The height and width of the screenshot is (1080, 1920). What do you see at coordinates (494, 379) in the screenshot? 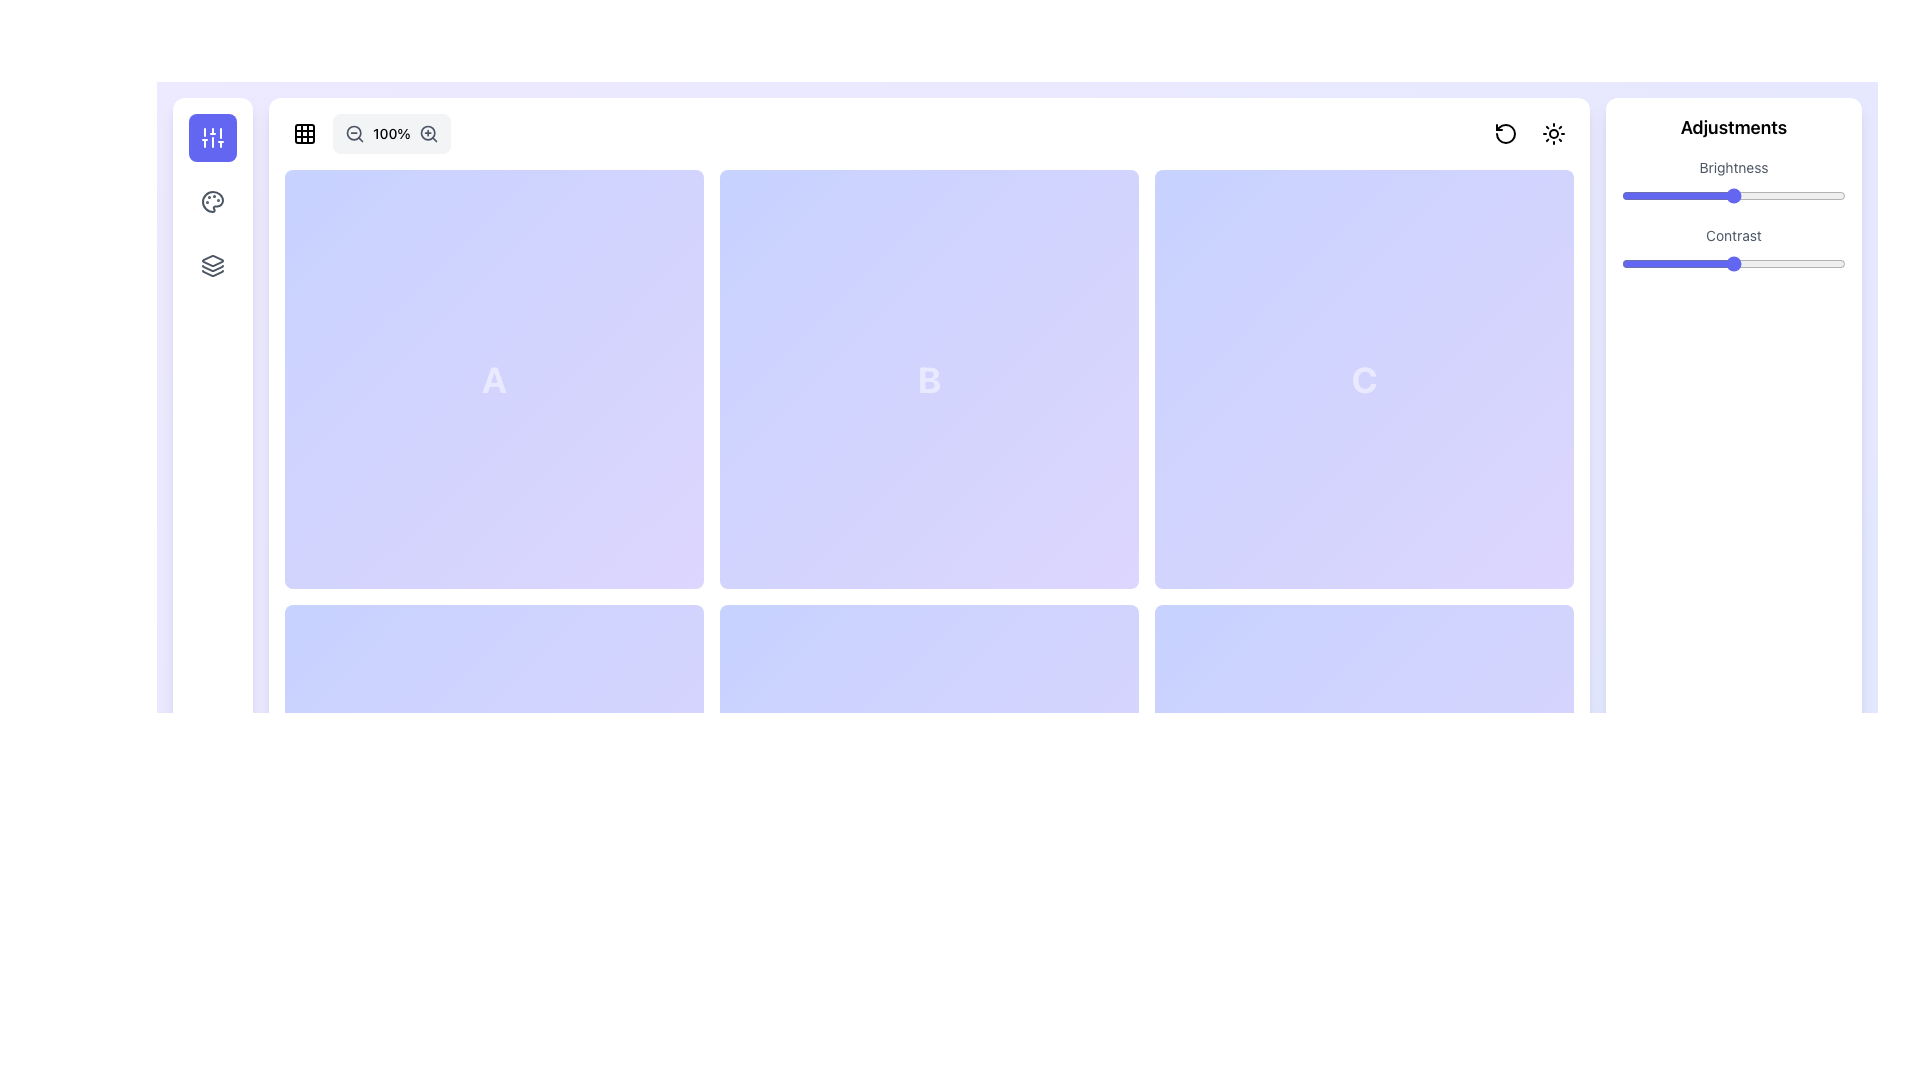
I see `the first card in the grid layout located at the top-left corner` at bounding box center [494, 379].